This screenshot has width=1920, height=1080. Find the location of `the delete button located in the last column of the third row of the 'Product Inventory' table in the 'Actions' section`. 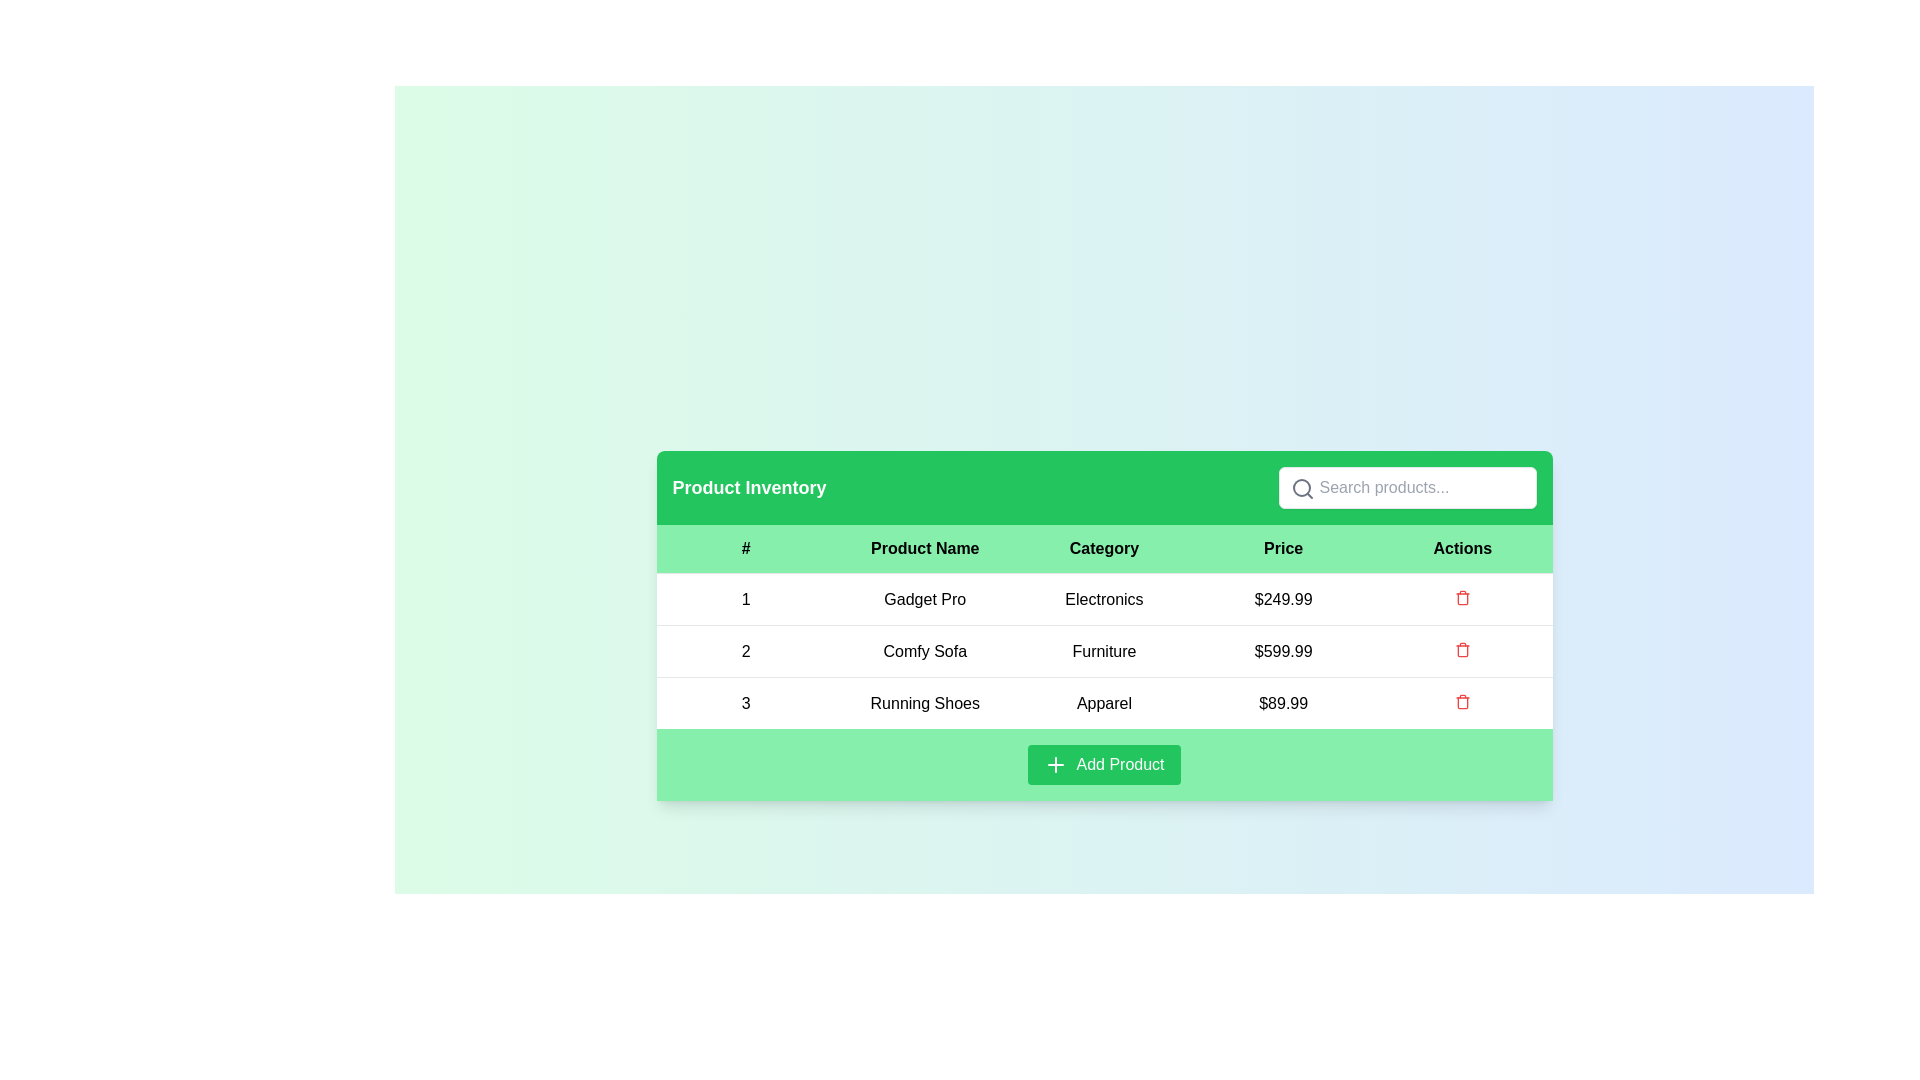

the delete button located in the last column of the third row of the 'Product Inventory' table in the 'Actions' section is located at coordinates (1462, 702).